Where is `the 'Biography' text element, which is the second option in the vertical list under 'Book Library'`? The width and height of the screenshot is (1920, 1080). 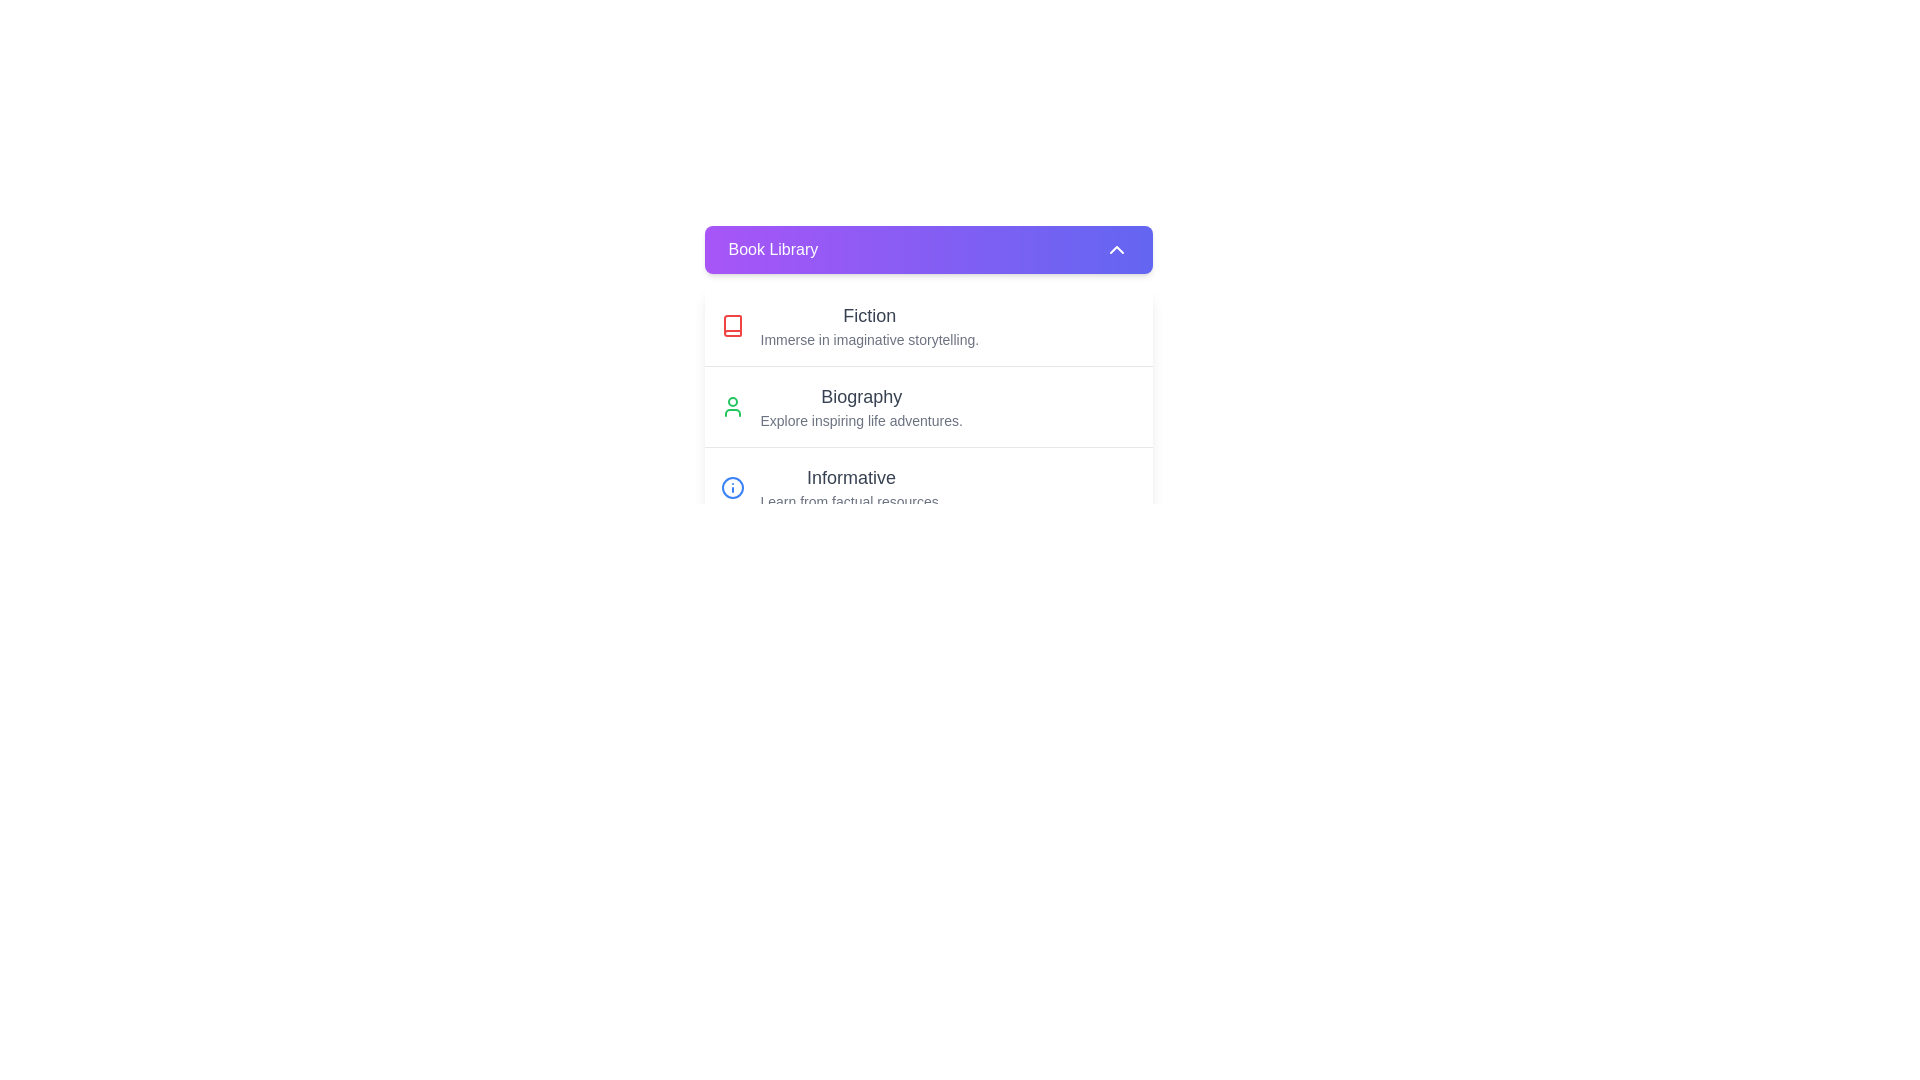 the 'Biography' text element, which is the second option in the vertical list under 'Book Library' is located at coordinates (861, 406).